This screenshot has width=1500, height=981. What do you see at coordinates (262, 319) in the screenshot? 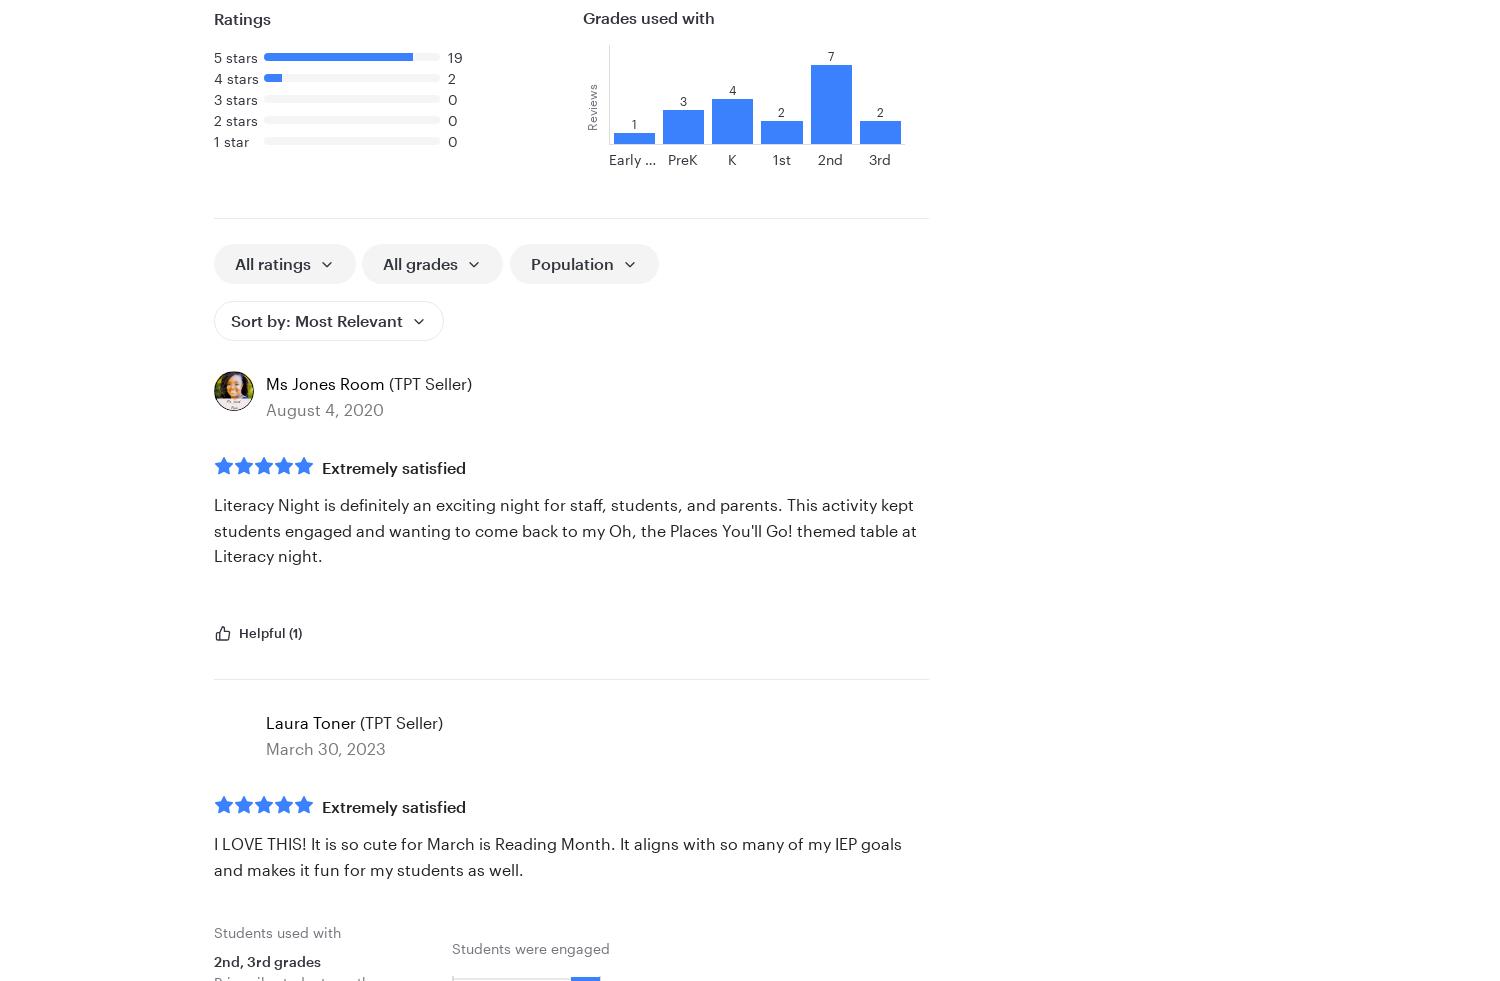
I see `'Sort by:'` at bounding box center [262, 319].